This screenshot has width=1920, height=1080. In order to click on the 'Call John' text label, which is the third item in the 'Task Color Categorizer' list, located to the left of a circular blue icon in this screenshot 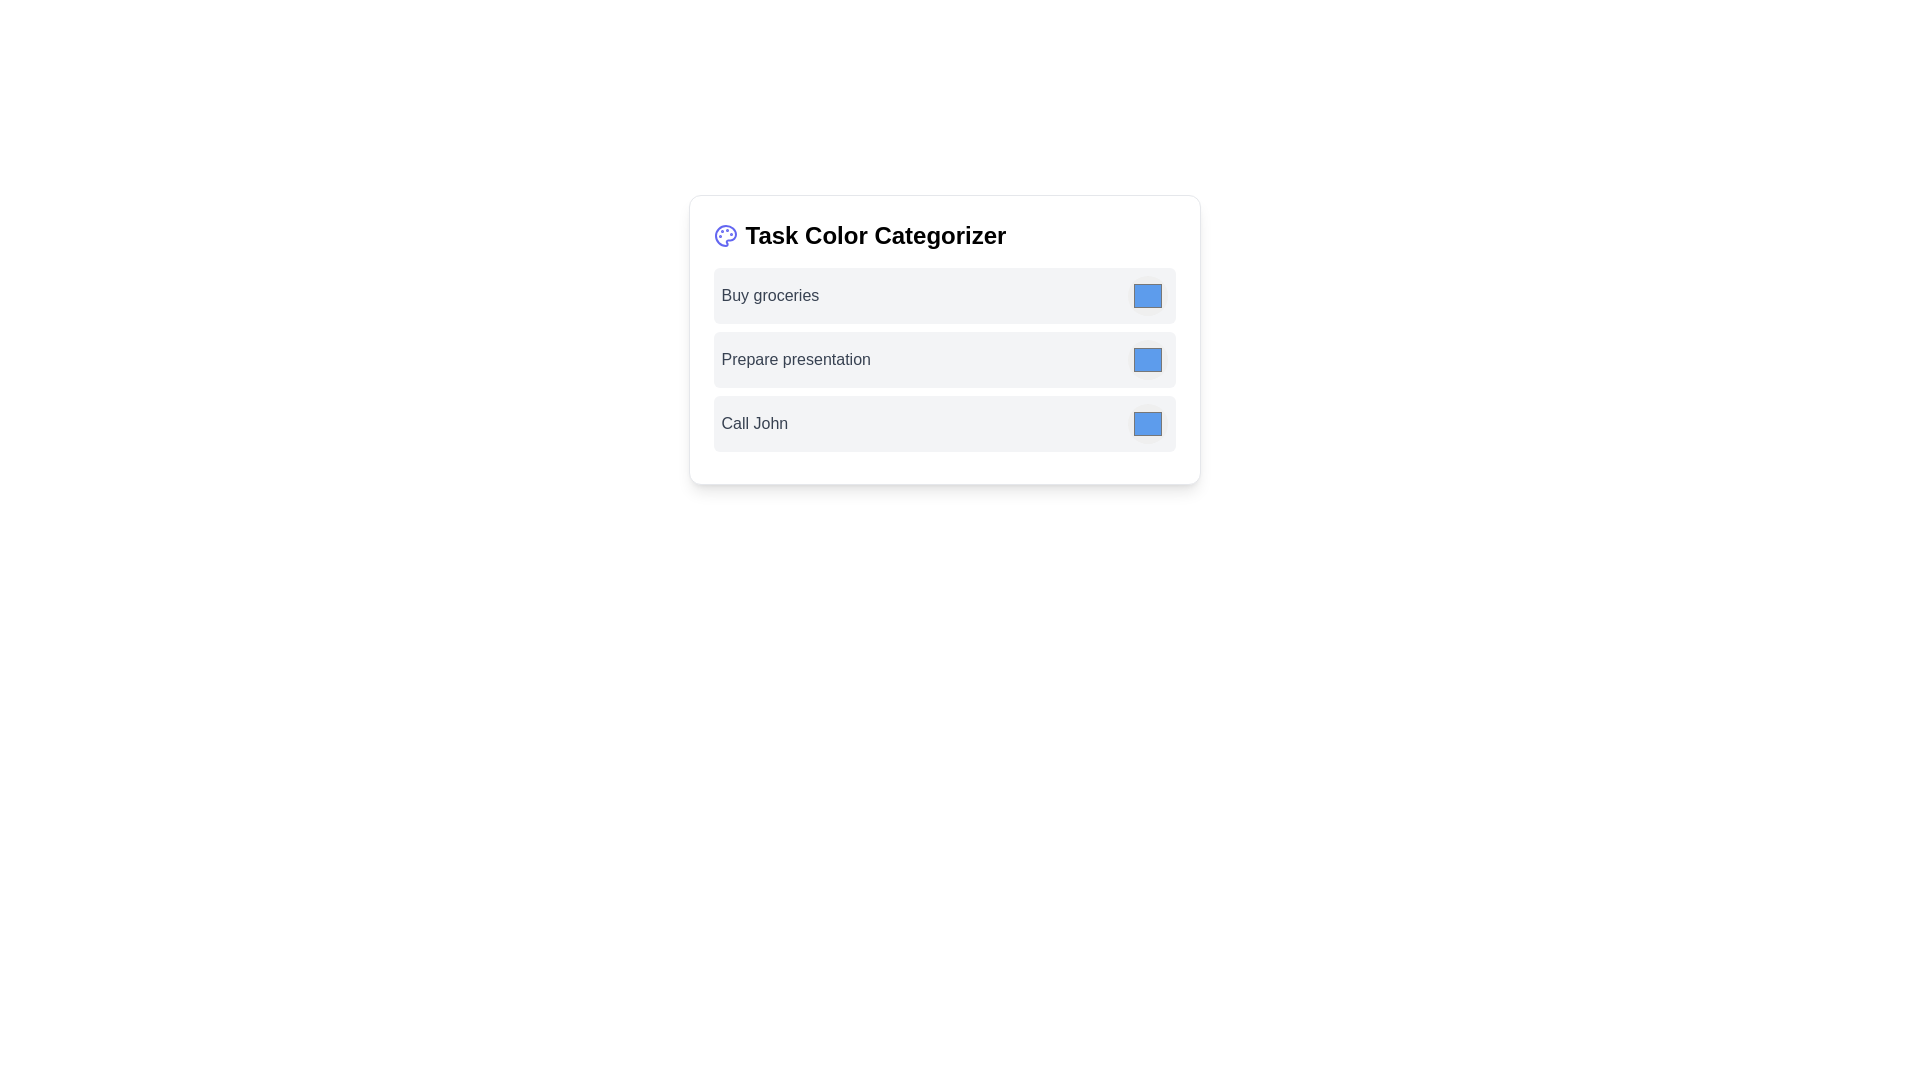, I will do `click(753, 423)`.